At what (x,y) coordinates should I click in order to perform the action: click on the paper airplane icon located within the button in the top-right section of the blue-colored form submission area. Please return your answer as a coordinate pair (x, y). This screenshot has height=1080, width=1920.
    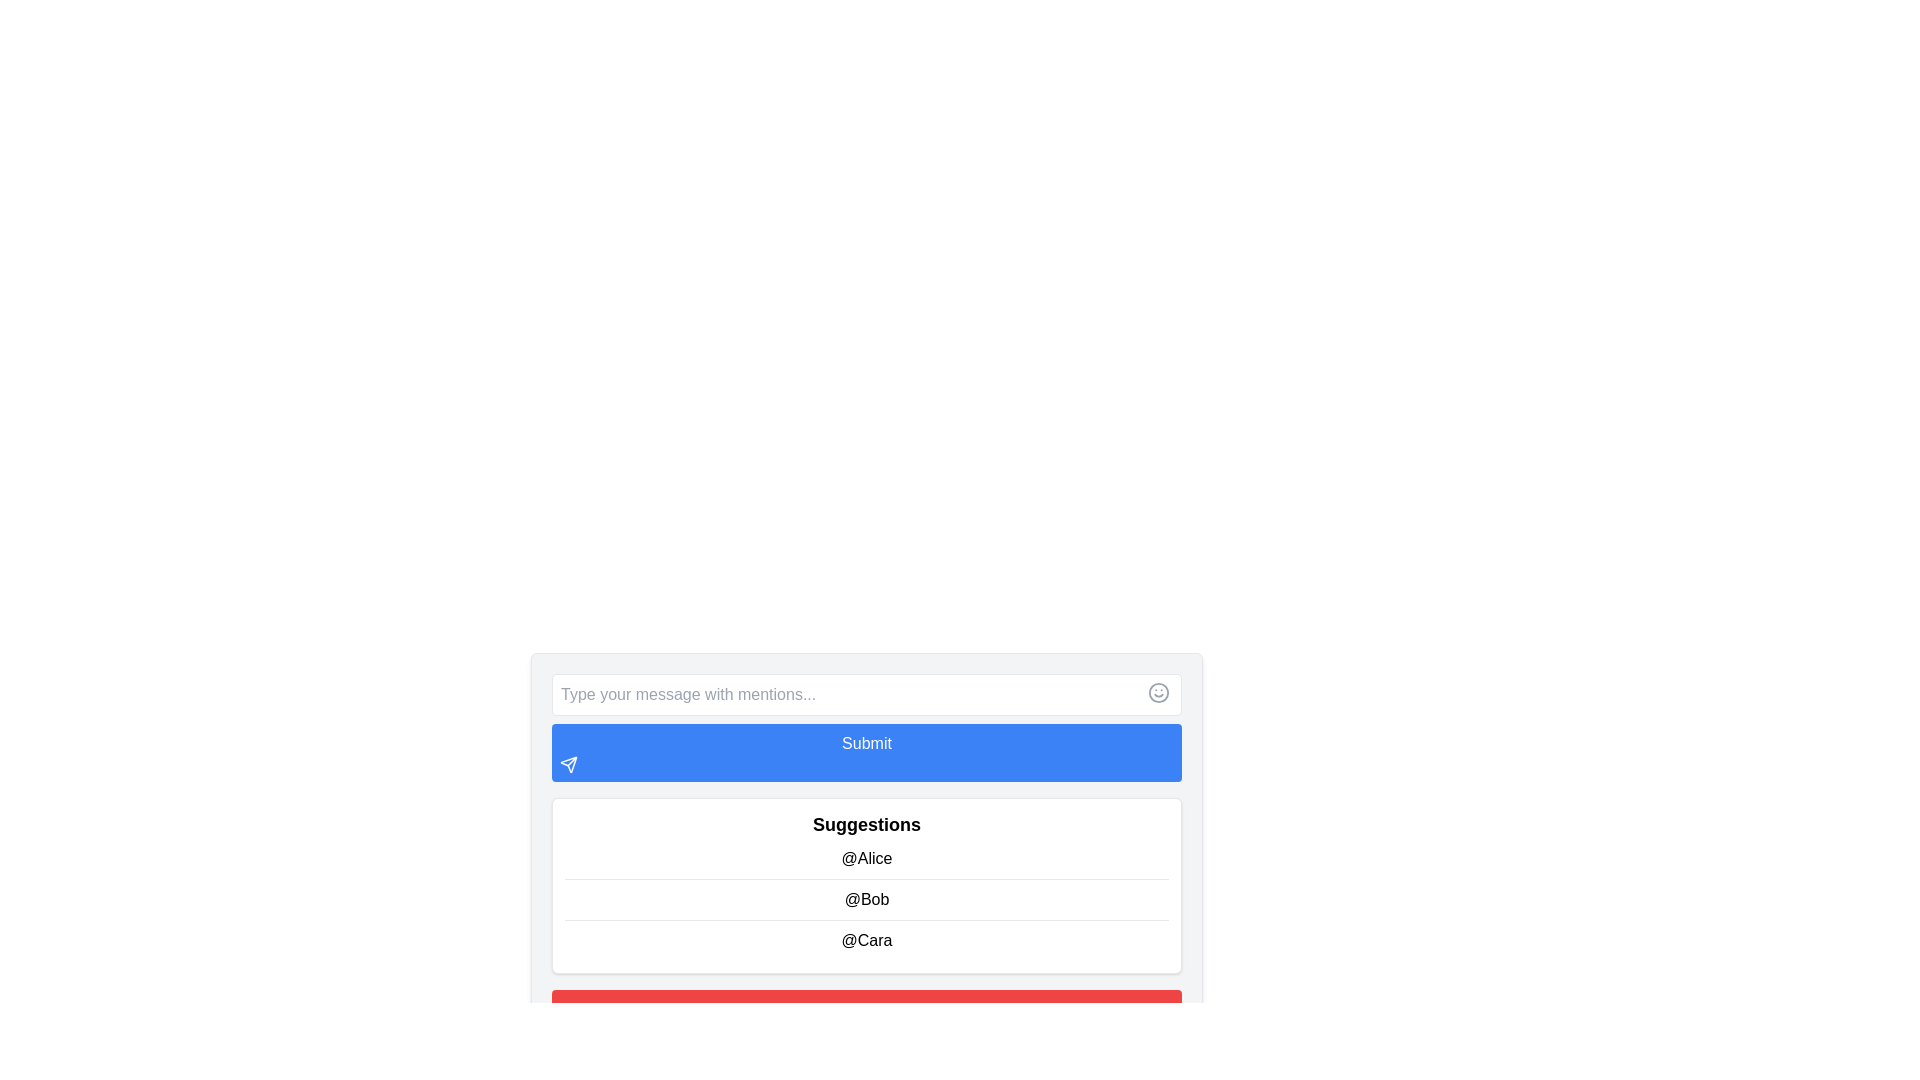
    Looking at the image, I should click on (568, 764).